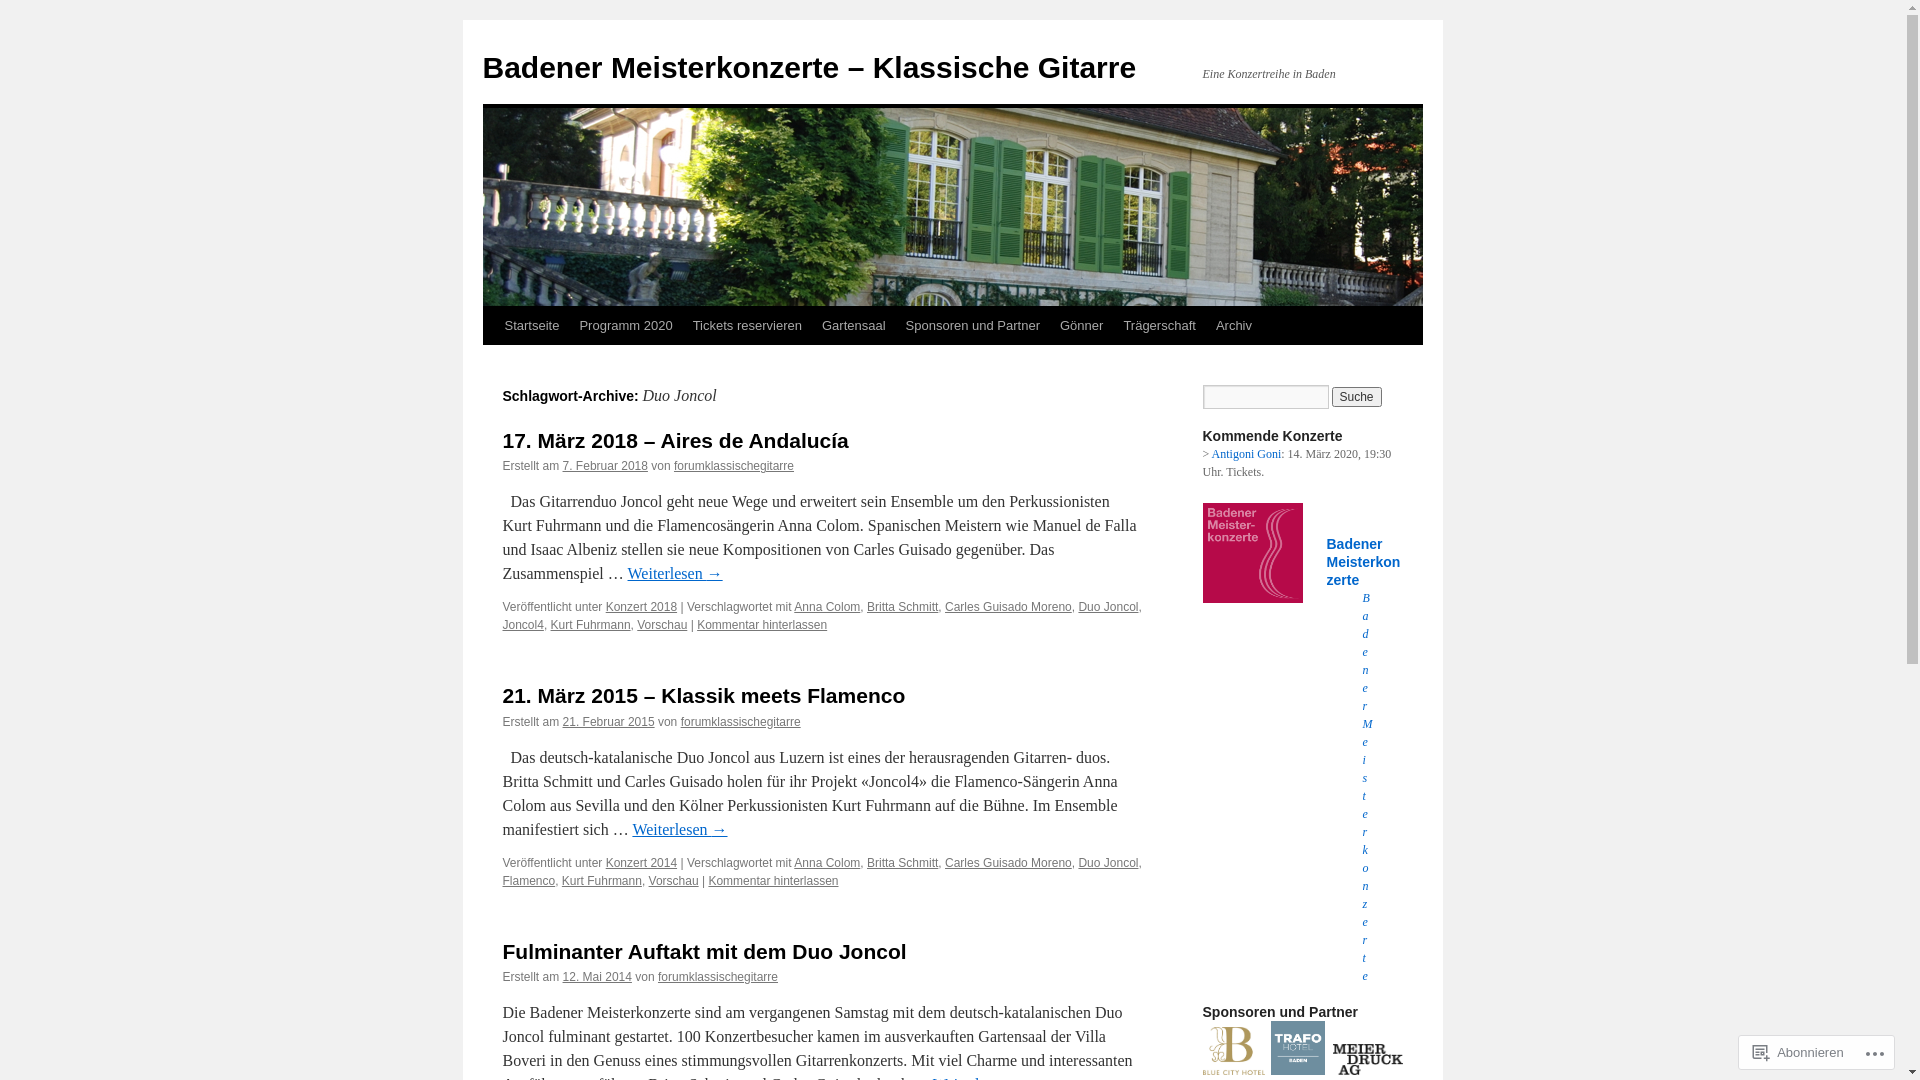  Describe the element at coordinates (854, 325) in the screenshot. I see `'Gartensaal'` at that location.